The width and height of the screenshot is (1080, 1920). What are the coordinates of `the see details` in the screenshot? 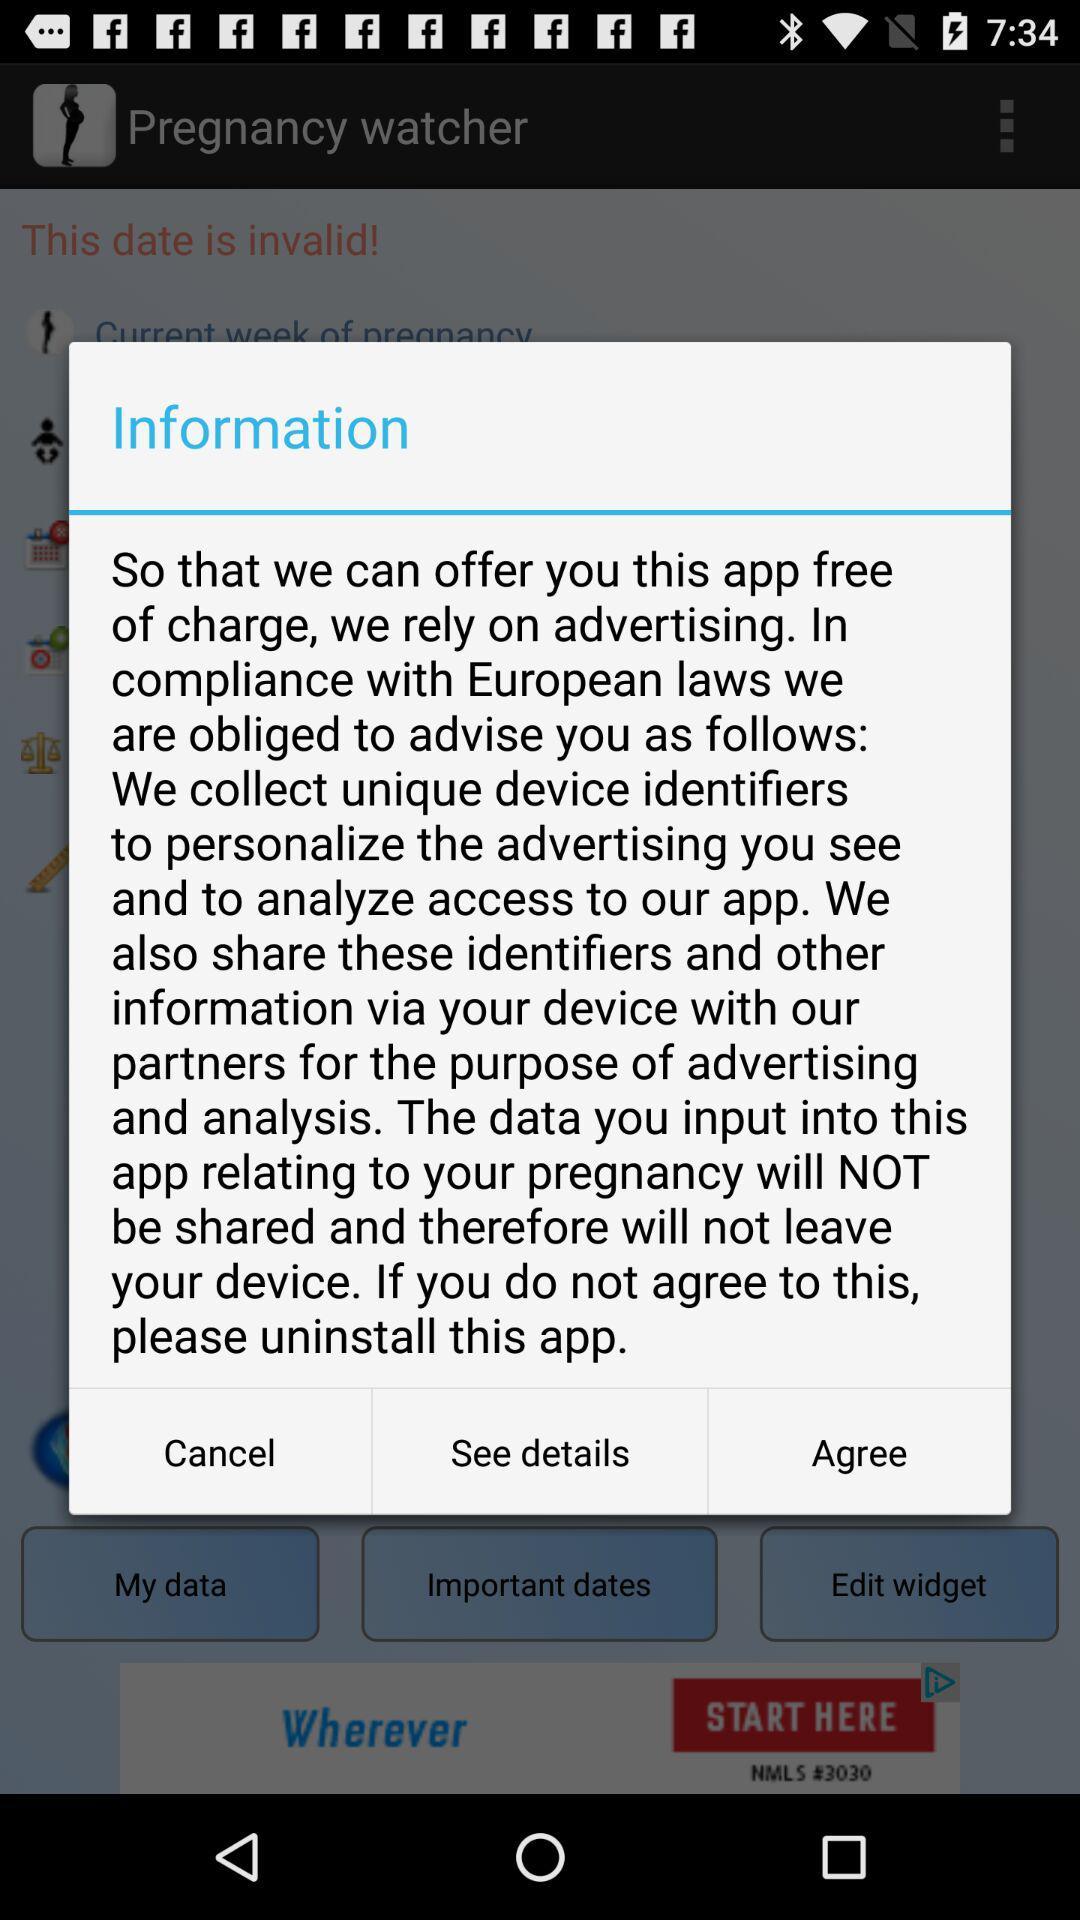 It's located at (540, 1451).